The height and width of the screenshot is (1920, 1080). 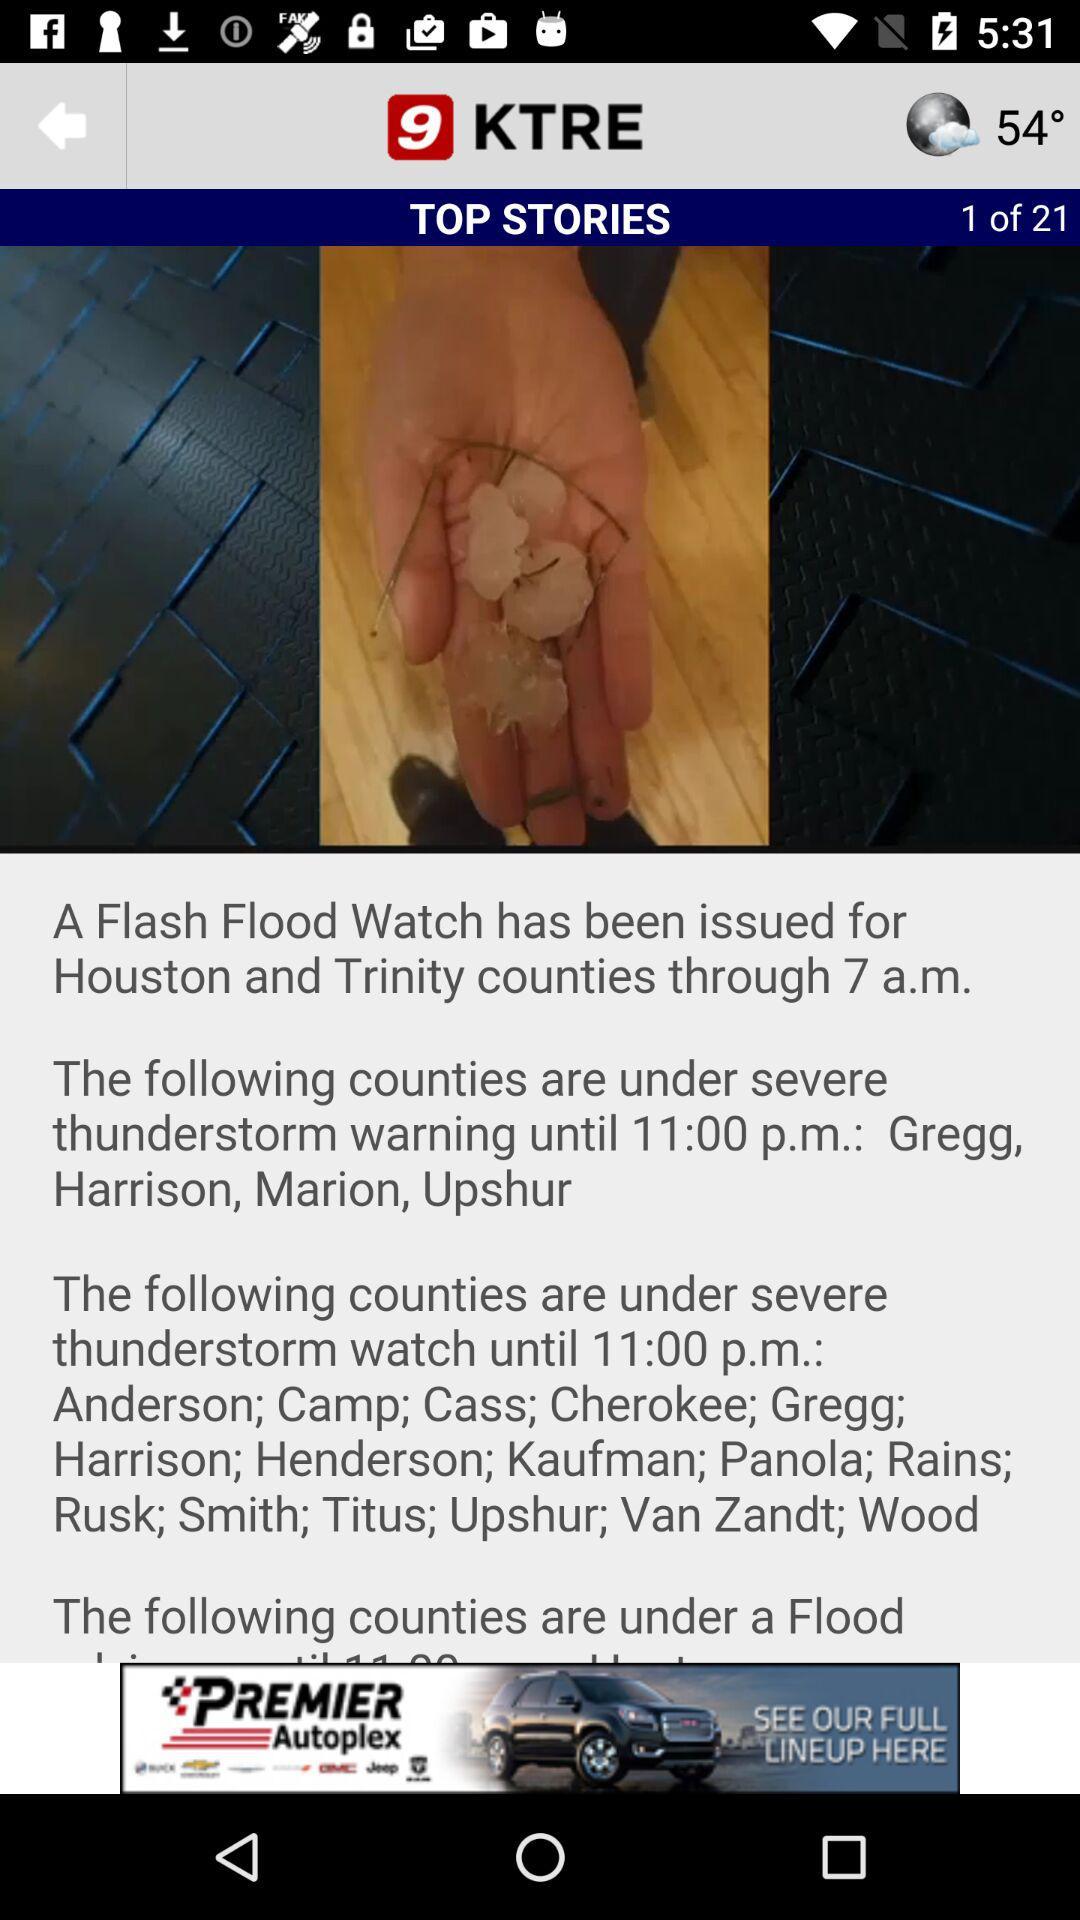 I want to click on principal menu, so click(x=540, y=124).